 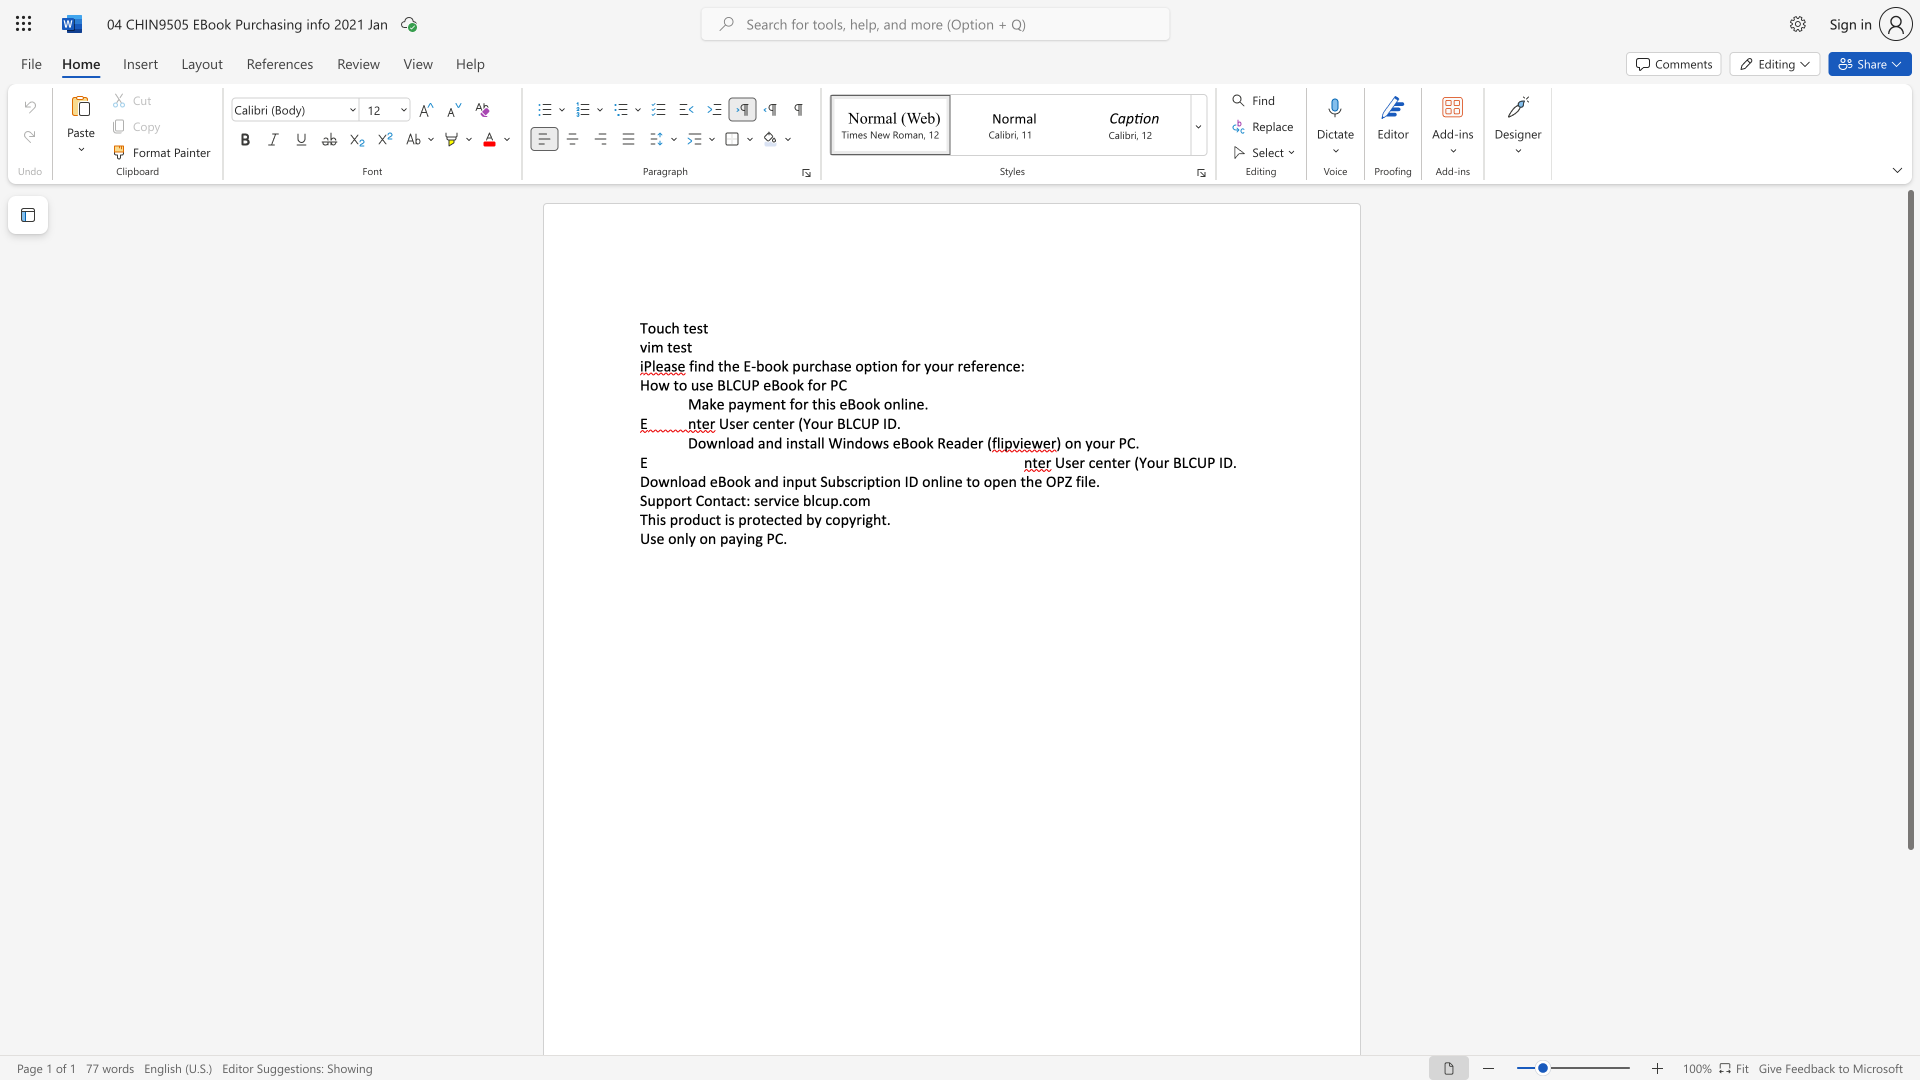 I want to click on the subset text "st" within the text "Touch test", so click(x=696, y=327).